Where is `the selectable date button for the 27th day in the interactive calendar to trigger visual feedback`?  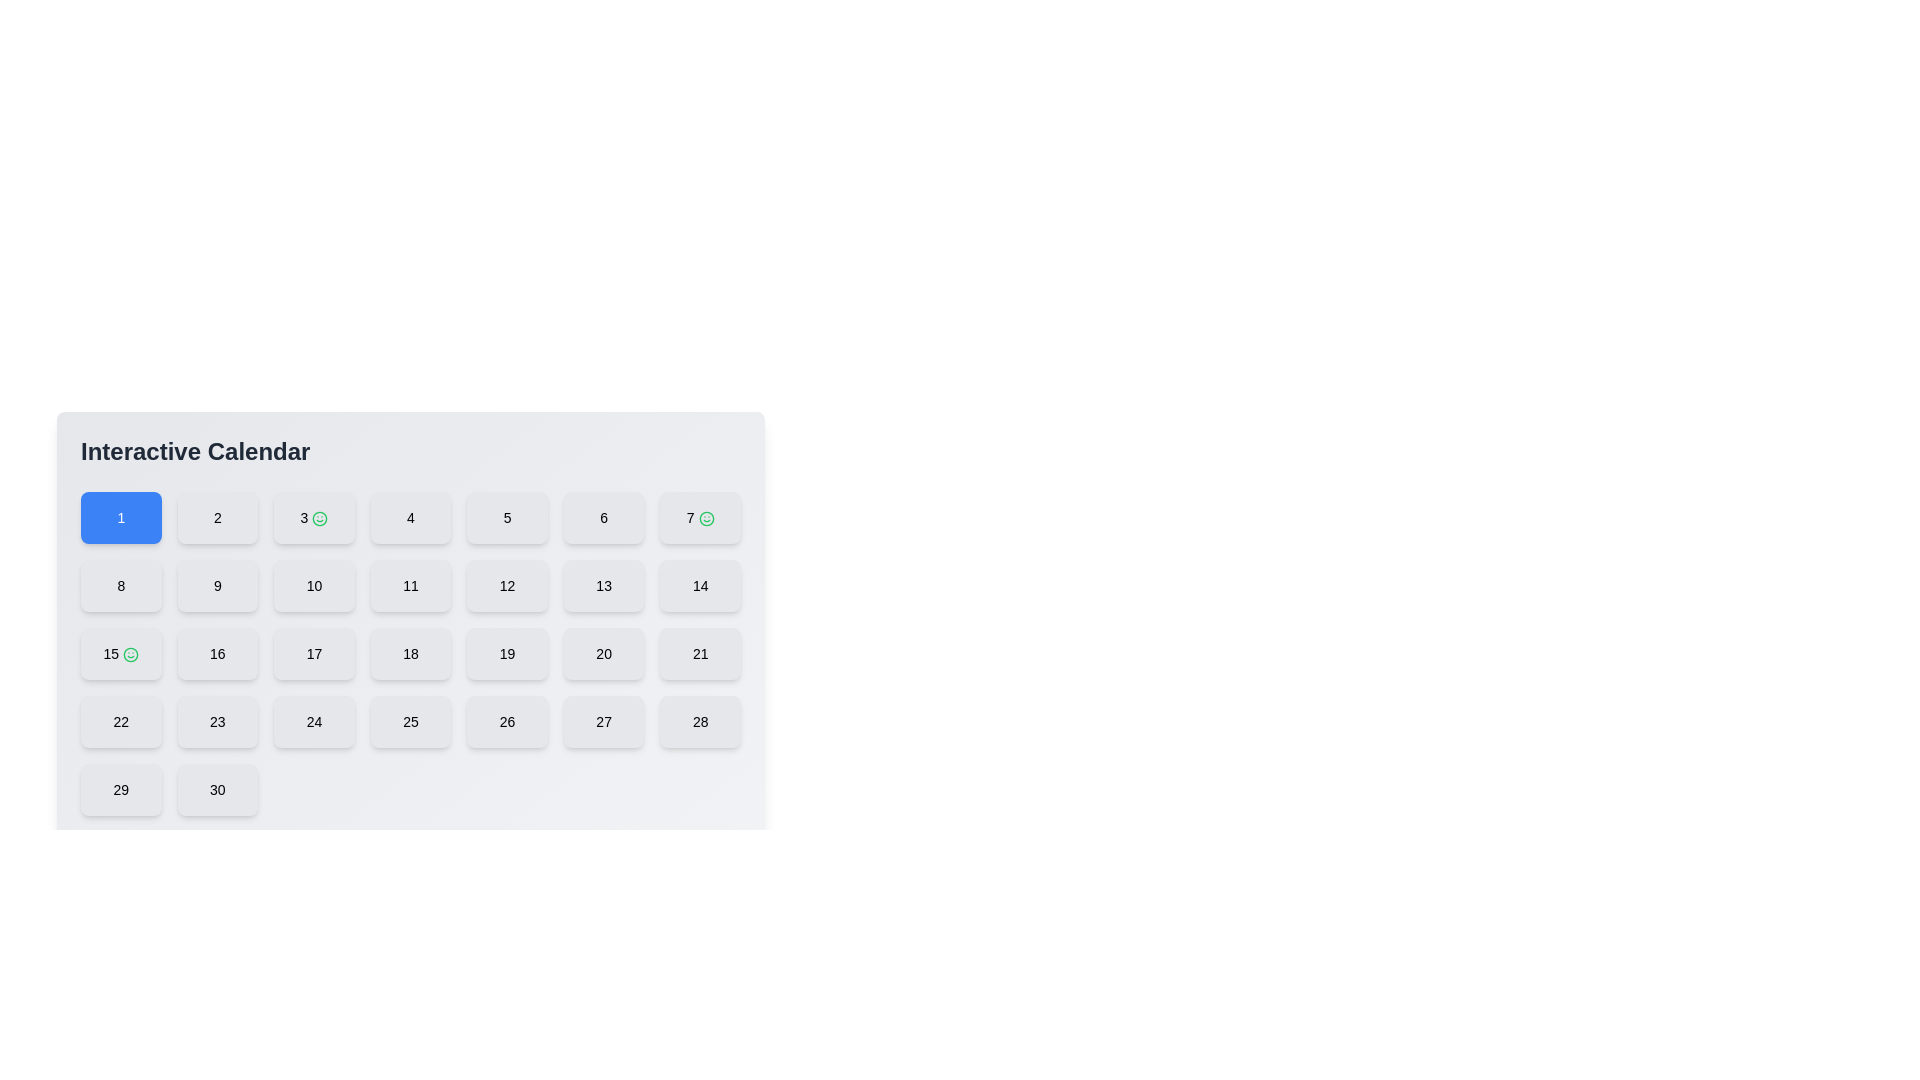
the selectable date button for the 27th day in the interactive calendar to trigger visual feedback is located at coordinates (603, 721).